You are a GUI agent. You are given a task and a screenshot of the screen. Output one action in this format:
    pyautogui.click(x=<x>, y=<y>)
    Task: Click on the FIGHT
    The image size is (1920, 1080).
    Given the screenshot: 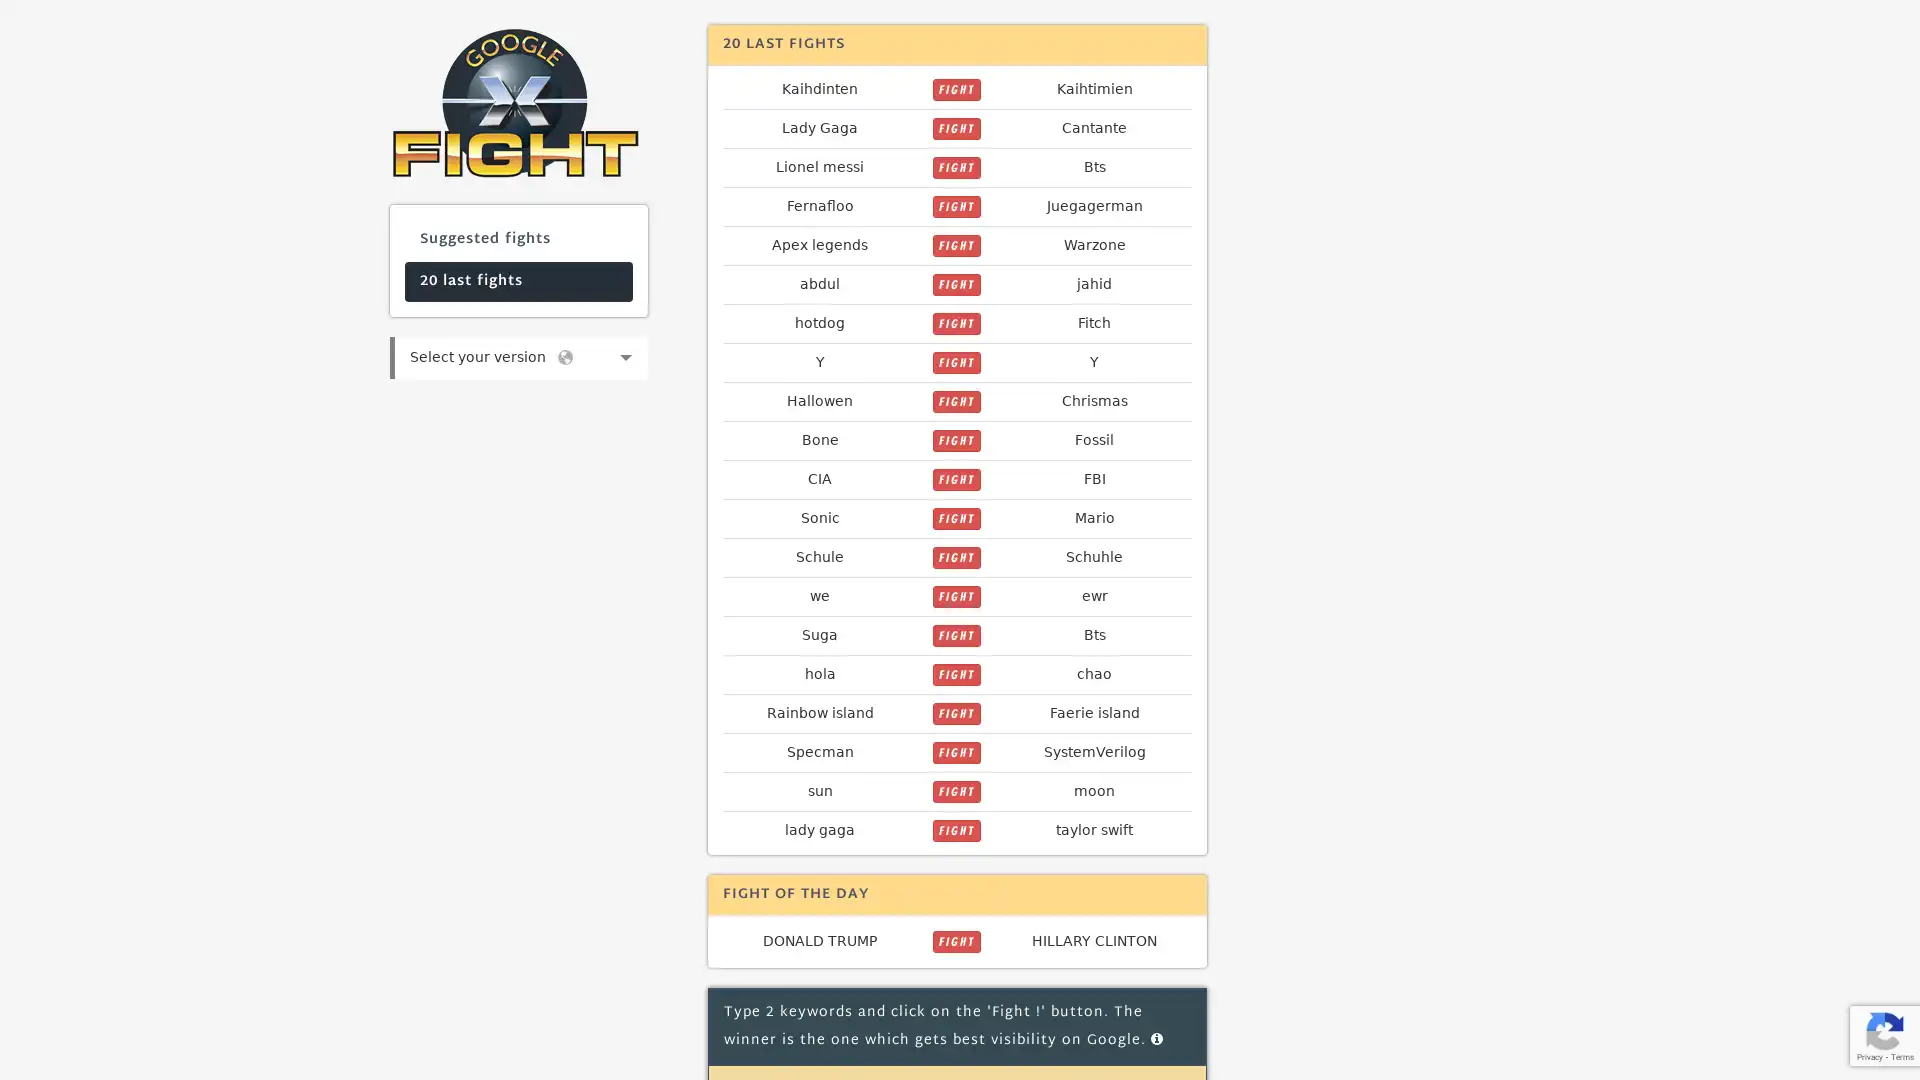 What is the action you would take?
    pyautogui.click(x=955, y=518)
    